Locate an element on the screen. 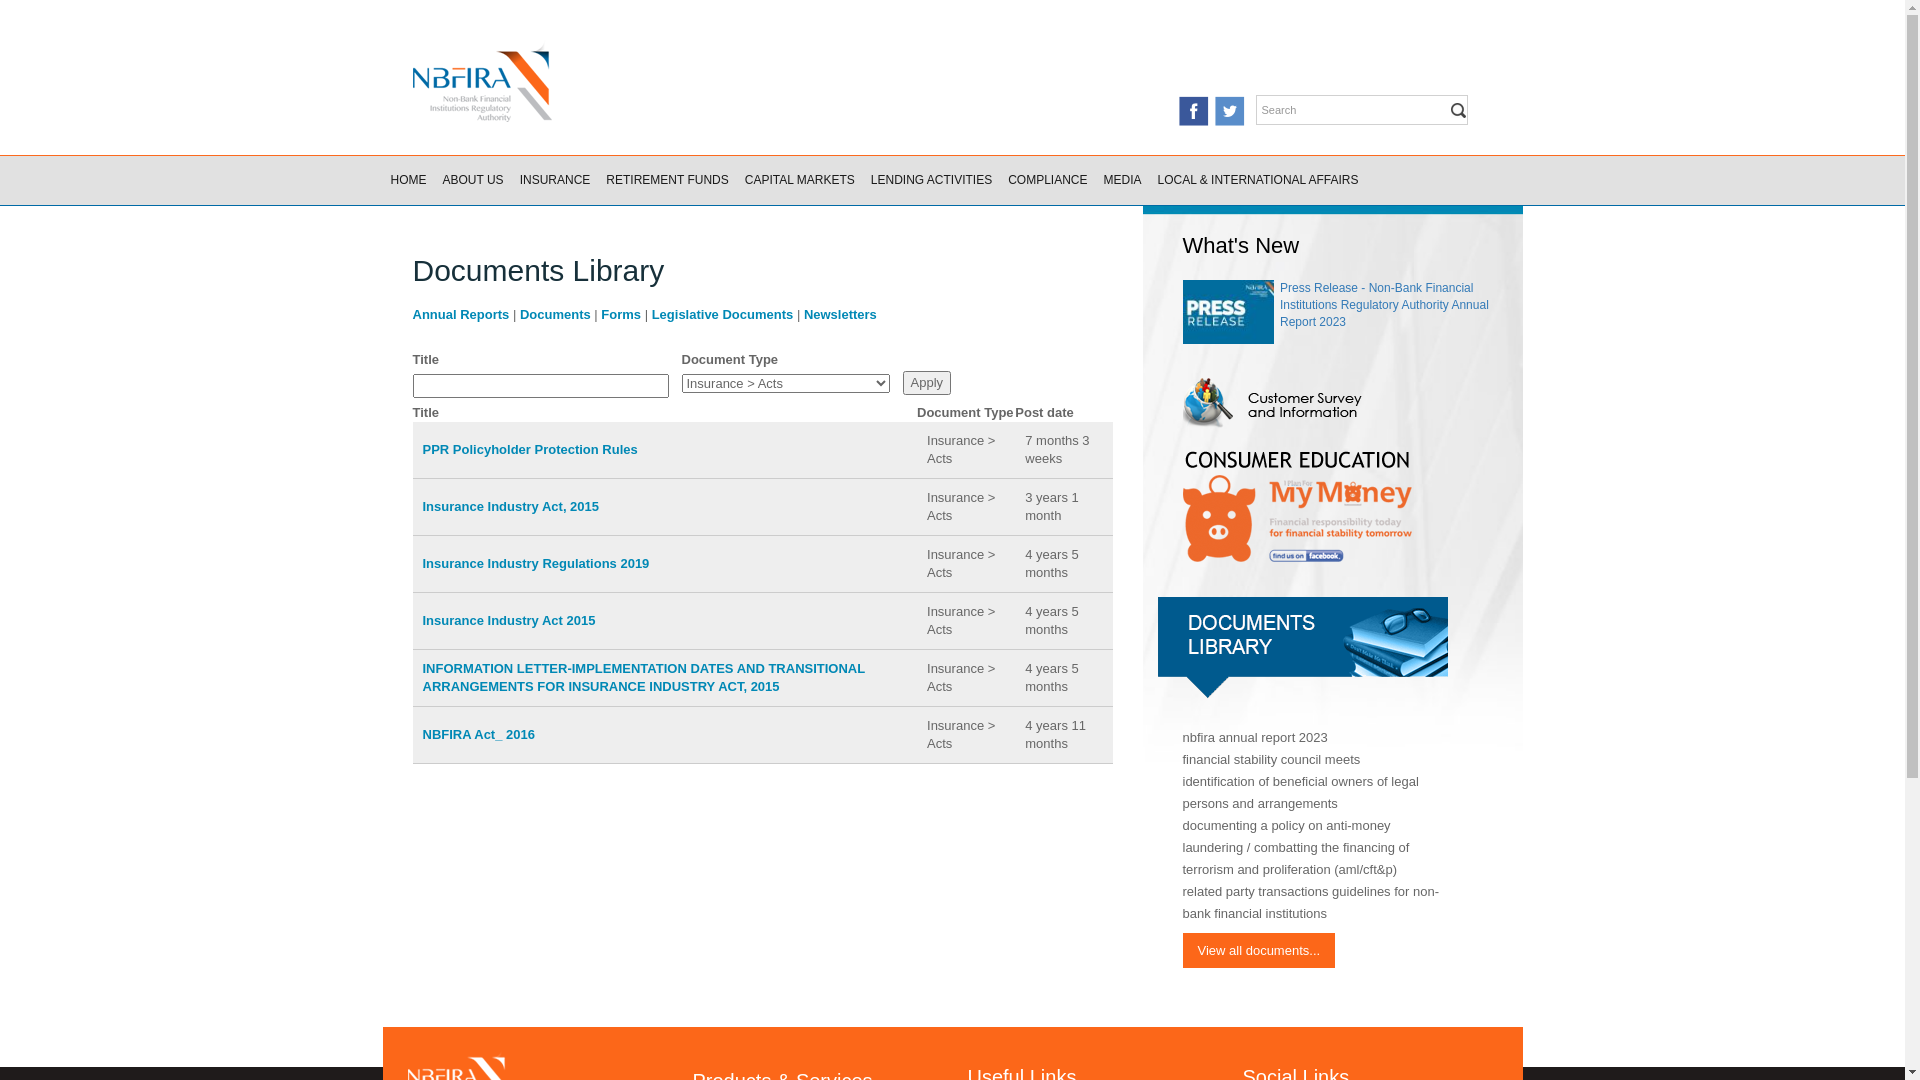 Image resolution: width=1920 pixels, height=1080 pixels. 'INSURANCE' is located at coordinates (512, 180).